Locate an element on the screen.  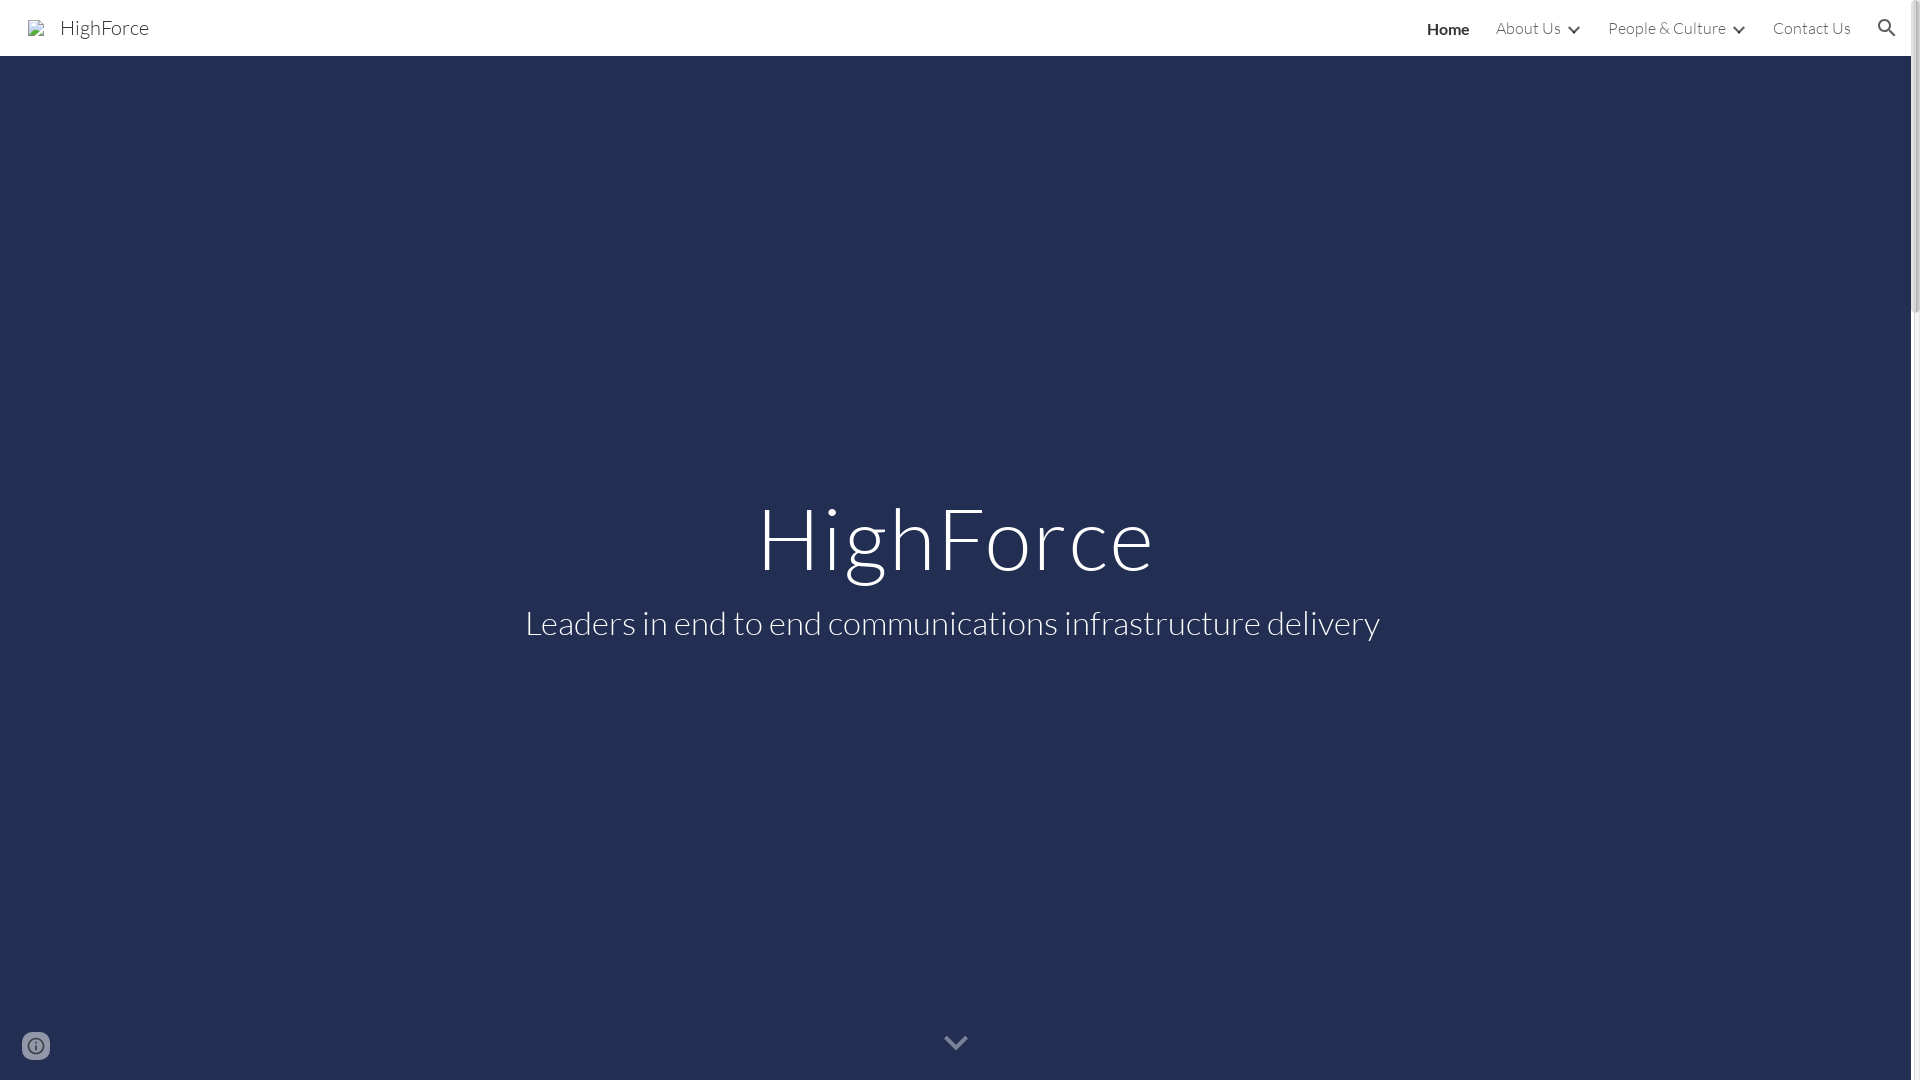
'About Us' is located at coordinates (1527, 27).